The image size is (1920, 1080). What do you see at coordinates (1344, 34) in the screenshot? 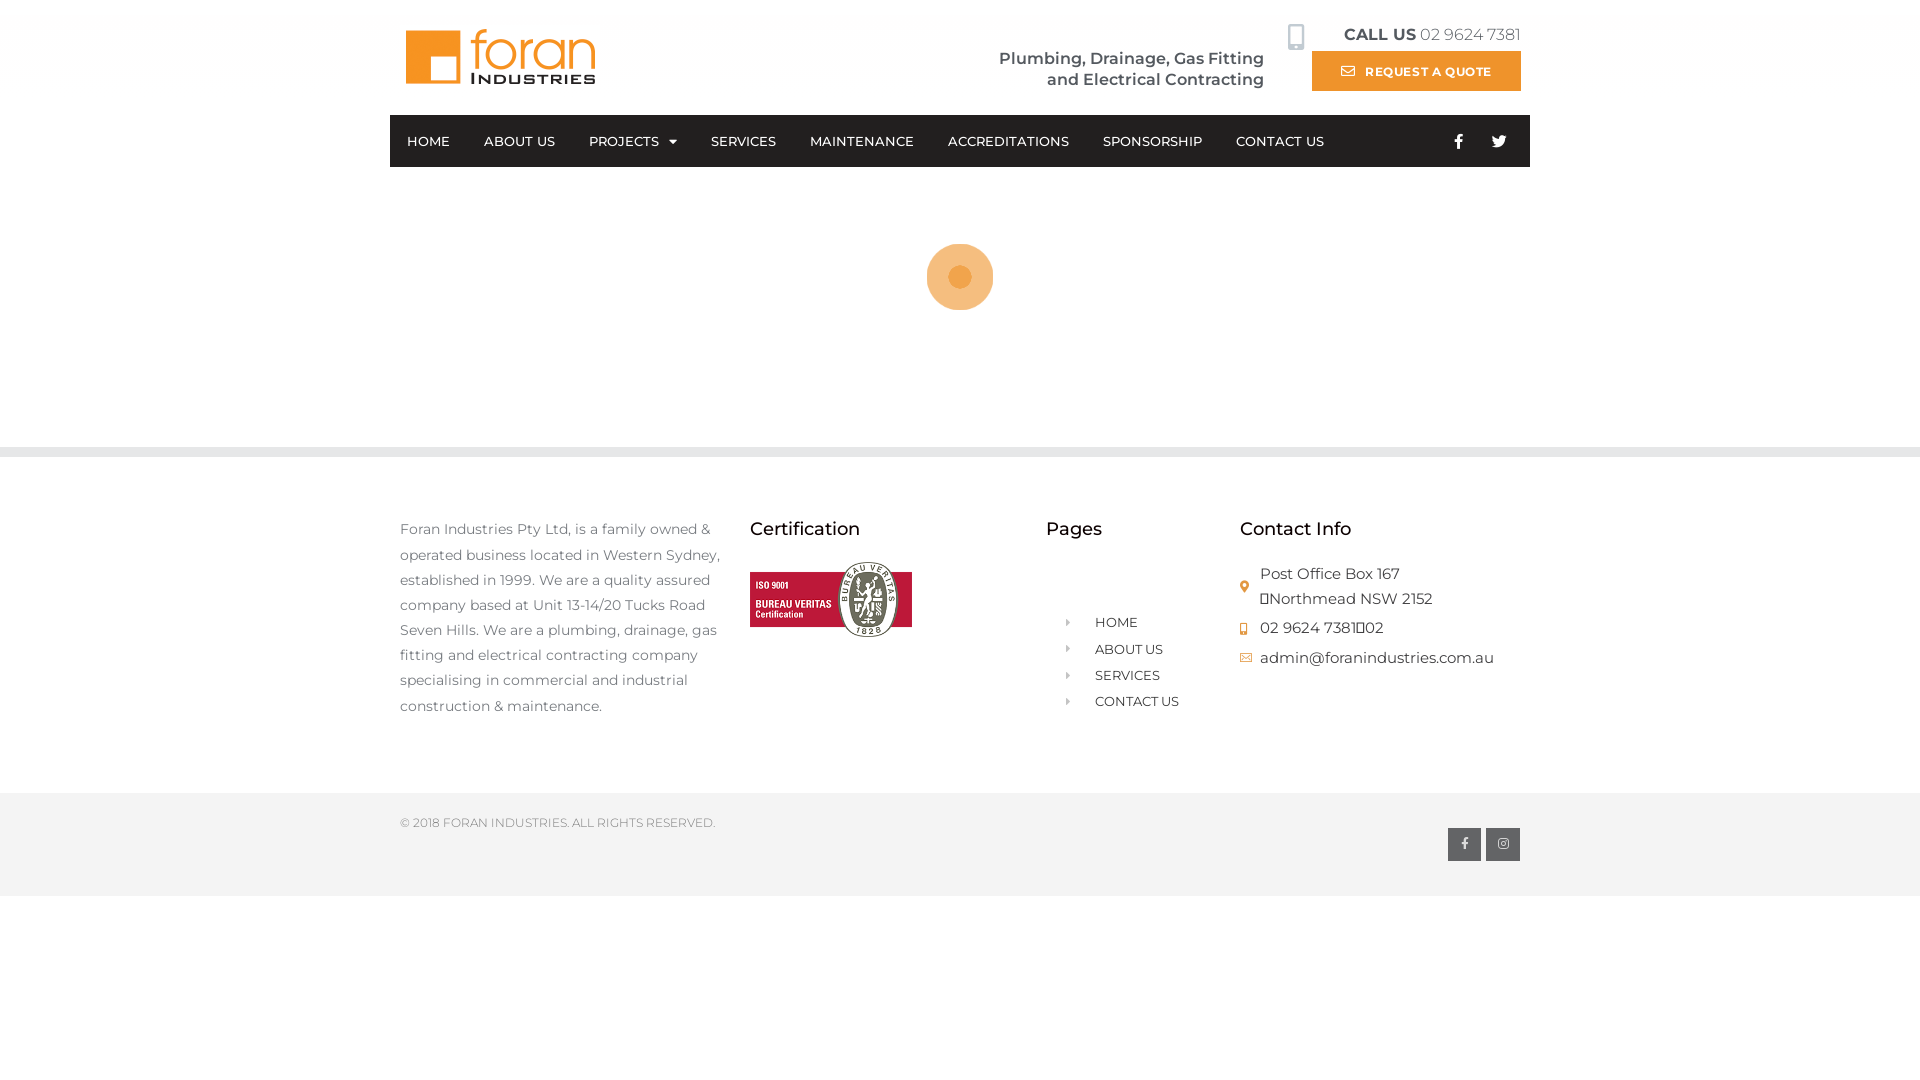
I see `'CALL US 02 9624 7381'` at bounding box center [1344, 34].